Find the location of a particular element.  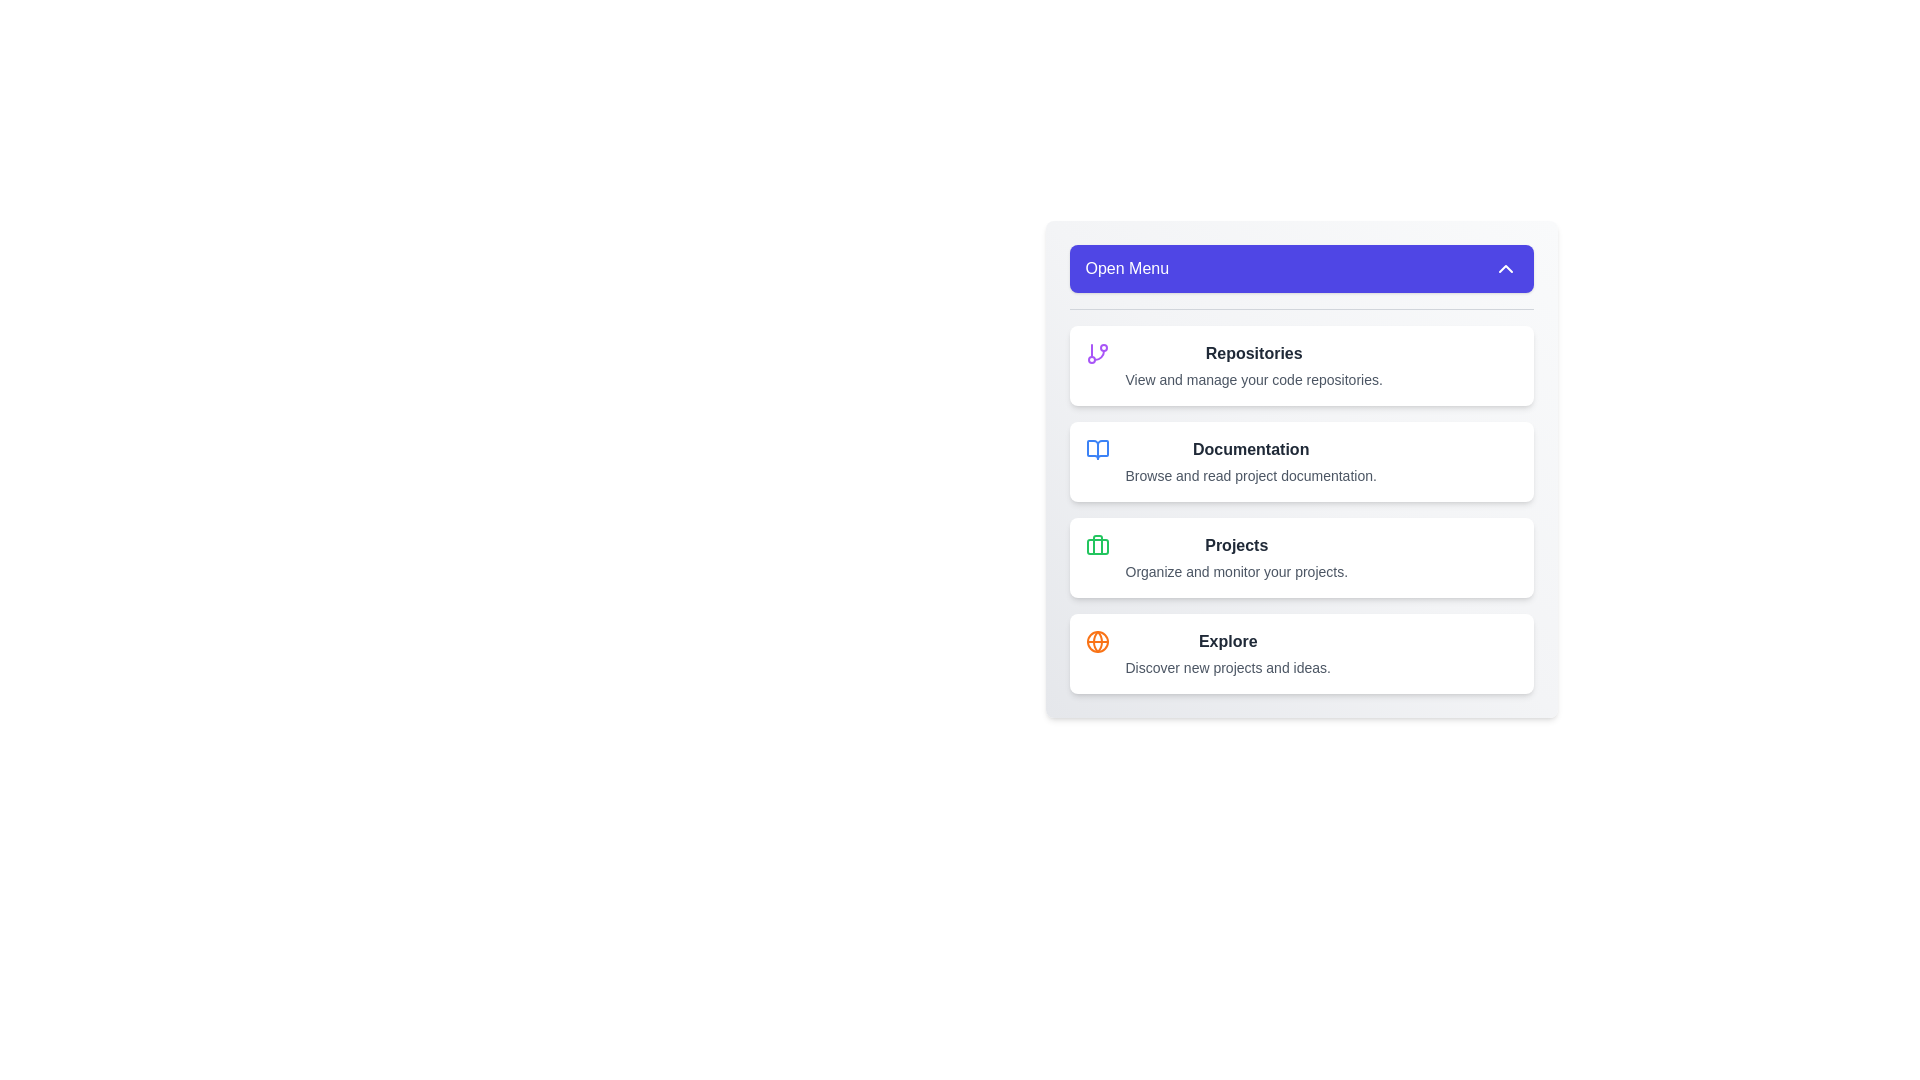

the text element displaying 'Explore' in bold dark gray font, part of the menu section above the descriptive text 'Discover new projects and ideas' is located at coordinates (1227, 641).